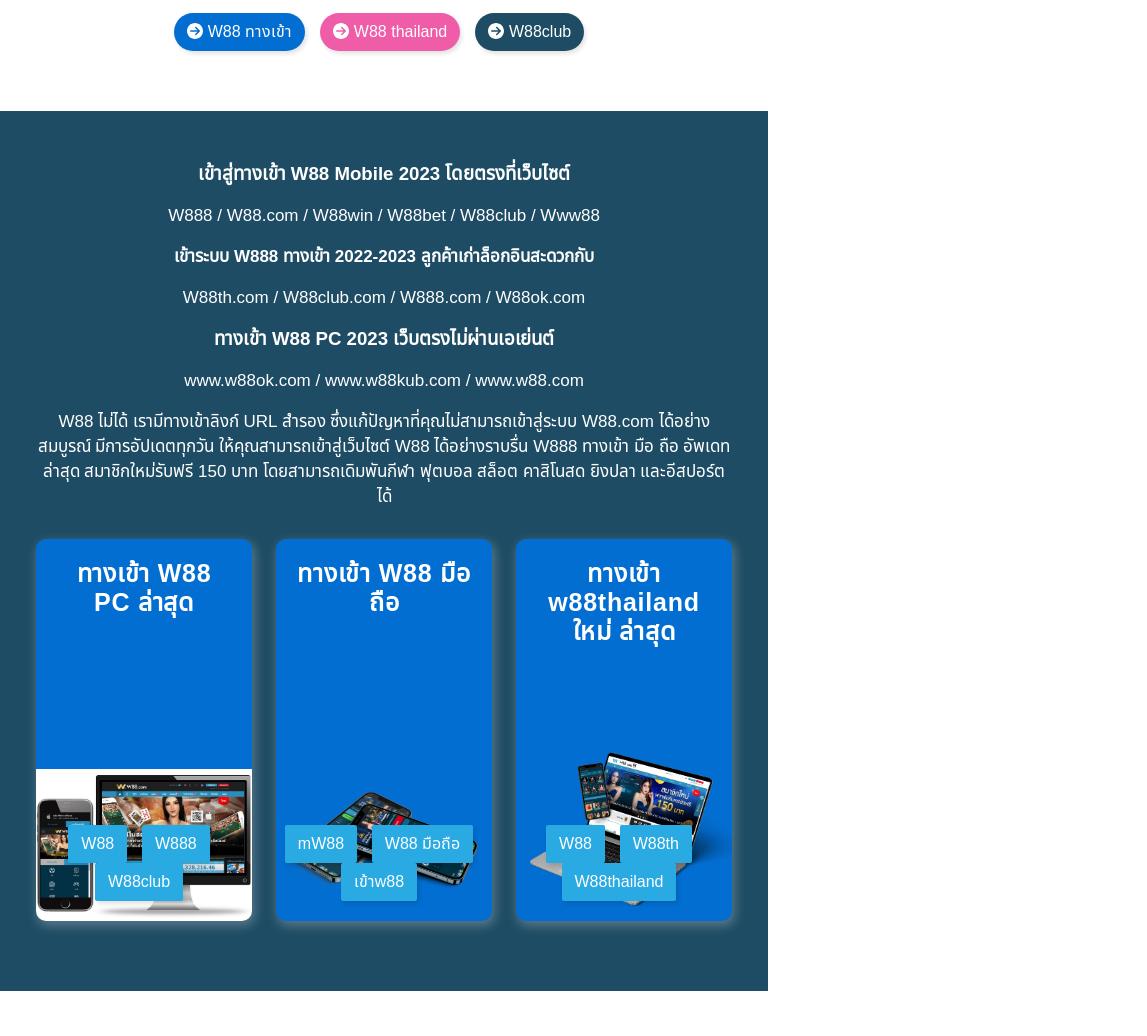 The height and width of the screenshot is (1036, 1147). I want to click on 'บริการสนับสนุนลูกค้าของ W88 ได้รับการชื่นชมจากผู้เล่นเสมอ เนื่องจากปัญหาทั้งหมดที่ผู้เล่นพบระหว่างการเล่นเกม การลงทะเบียนบัญชีหรือการถอนเงิน … ได้รับการสนับสนุนอย่างรวดเร็วและทุ่มเทโดยเจ้าหน้าที่ของ W88', so click(36, 266).